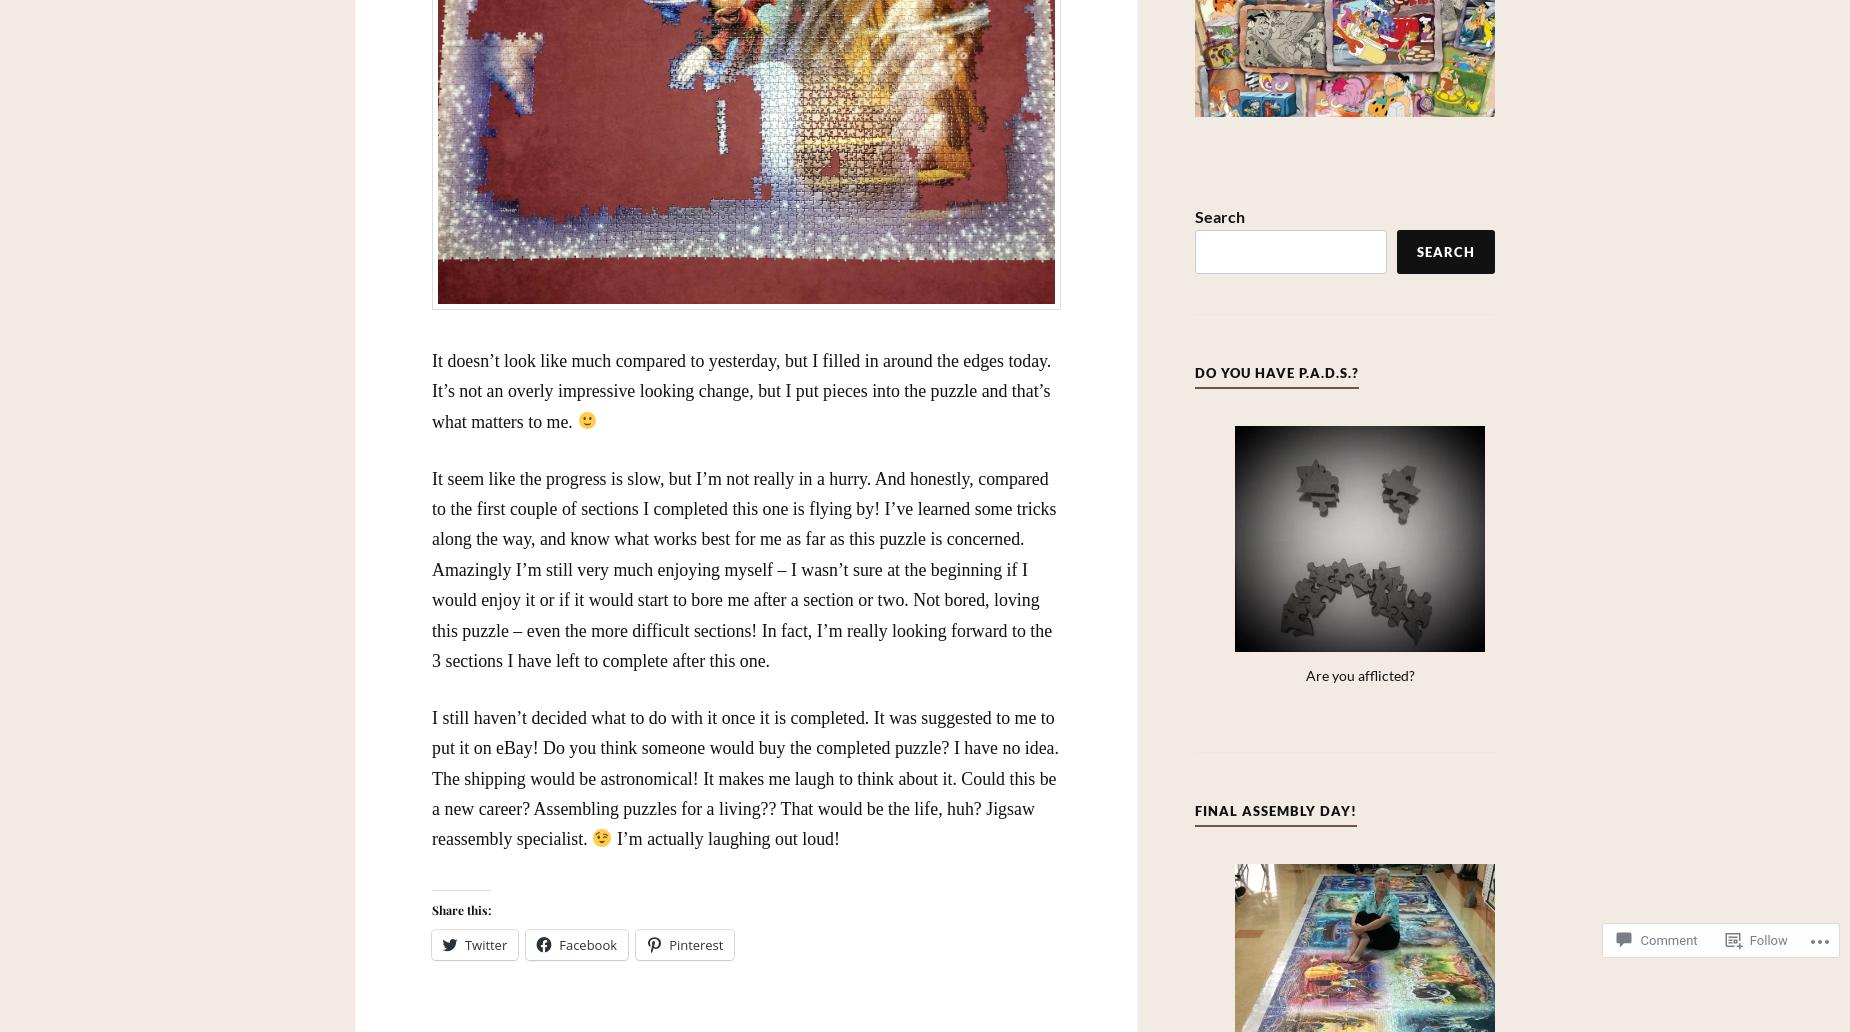 The width and height of the screenshot is (1850, 1032). What do you see at coordinates (741, 390) in the screenshot?
I see `'It doesn’t look like much compared to yesterday, but I filled in around the edges today. It’s not an overly impressive looking change, but I put pieces into the puzzle and that’s what matters to me.'` at bounding box center [741, 390].